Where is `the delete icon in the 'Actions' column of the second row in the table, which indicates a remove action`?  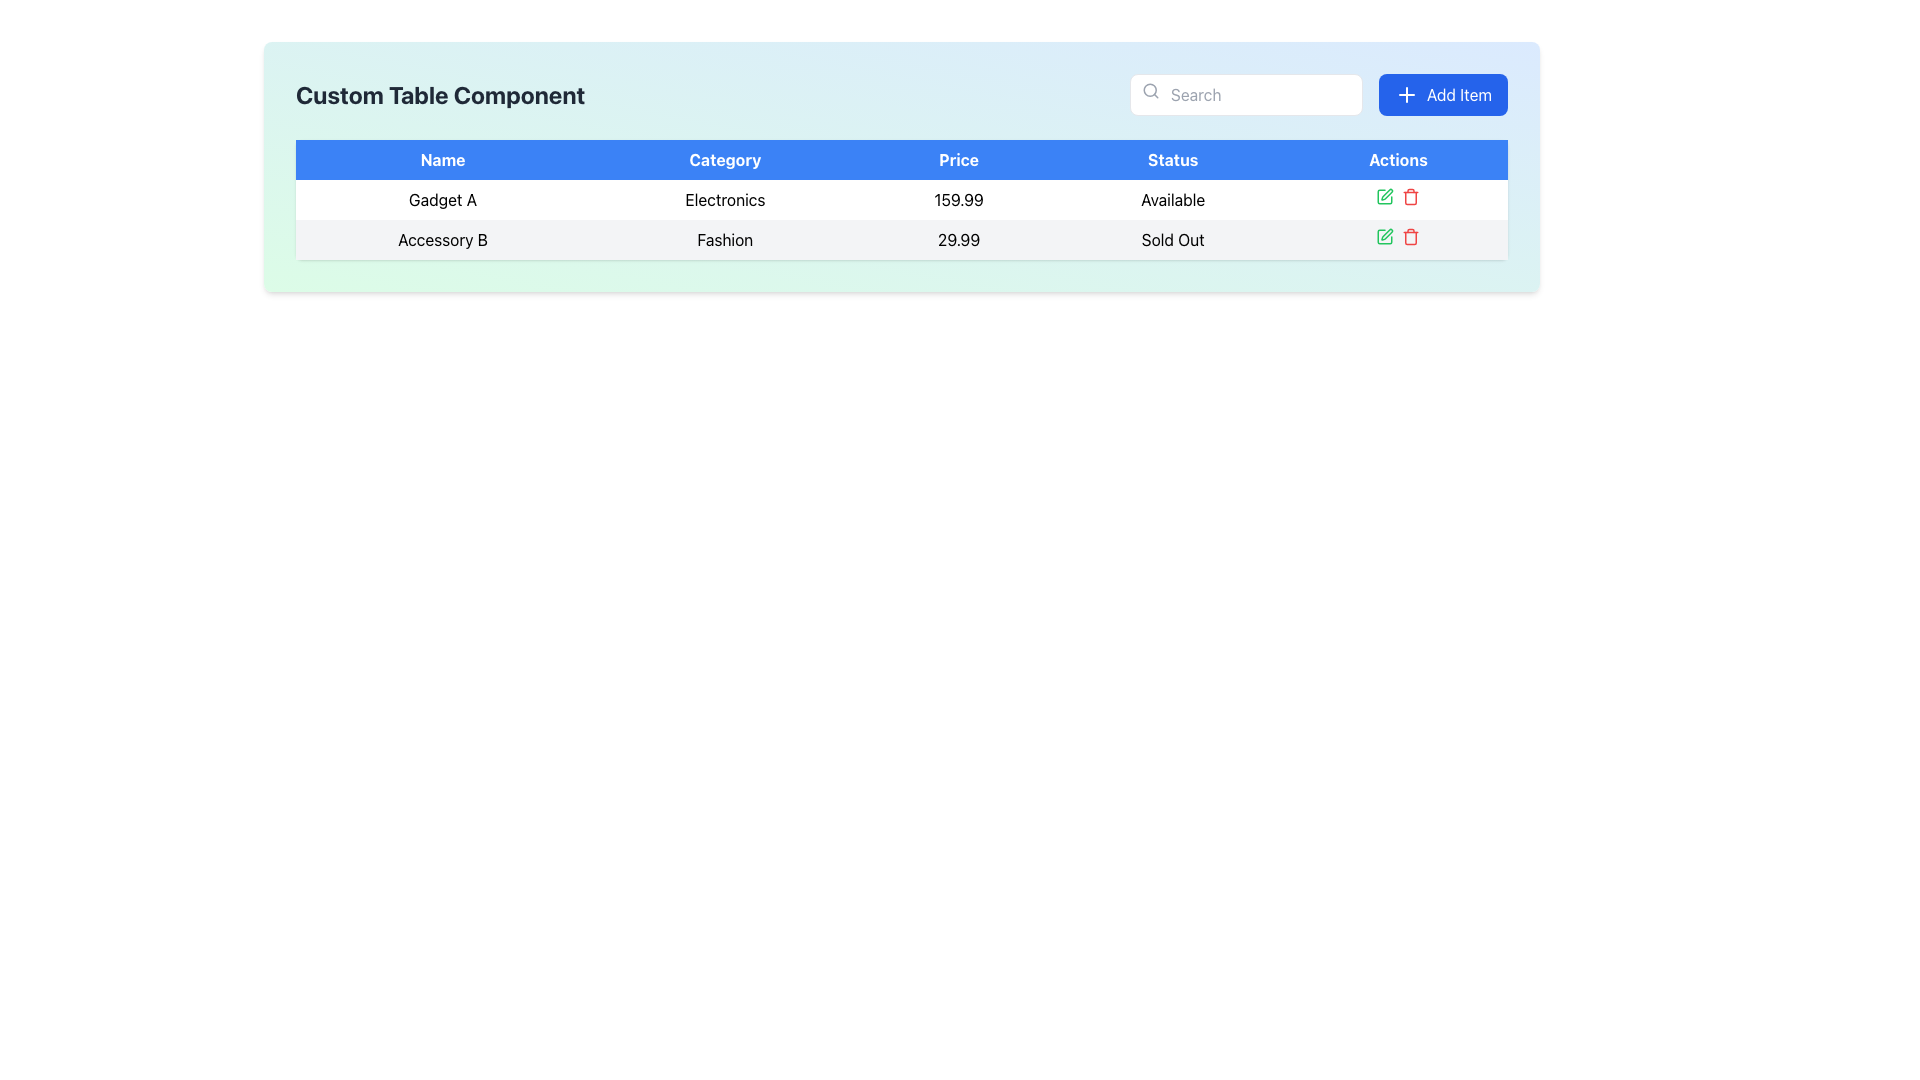
the delete icon in the 'Actions' column of the second row in the table, which indicates a remove action is located at coordinates (1410, 237).